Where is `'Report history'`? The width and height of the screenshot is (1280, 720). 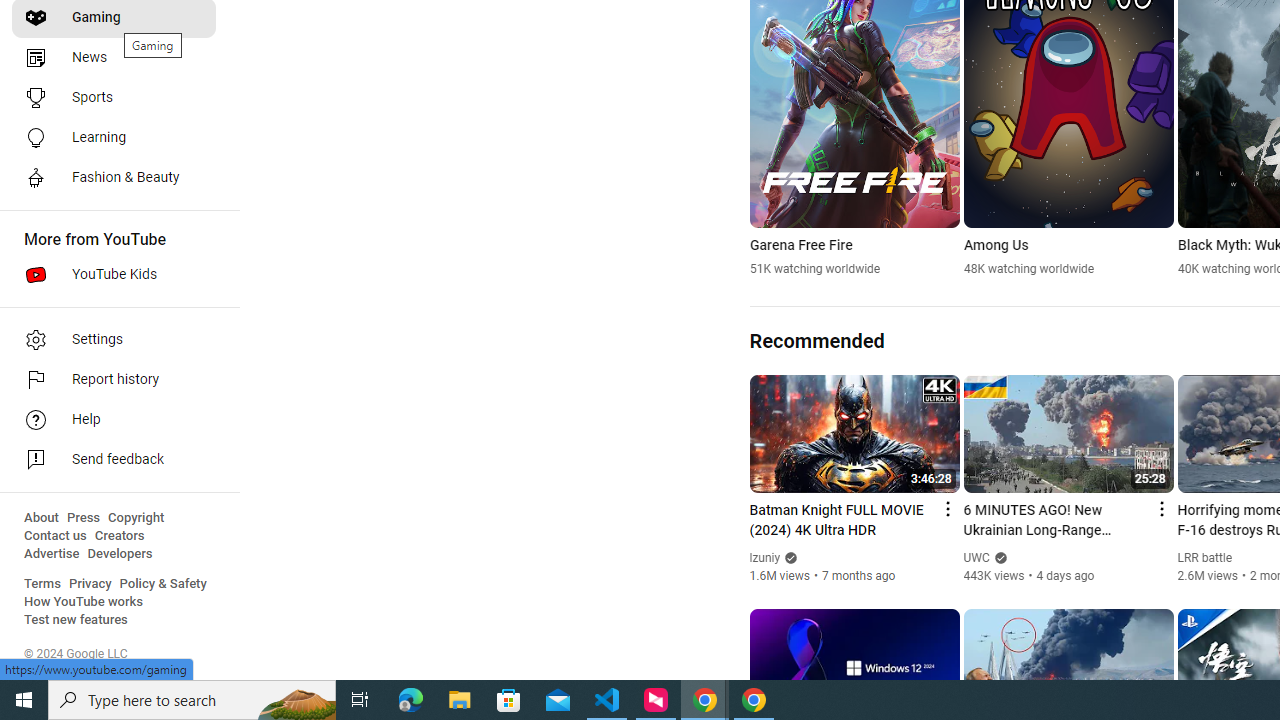
'Report history' is located at coordinates (112, 380).